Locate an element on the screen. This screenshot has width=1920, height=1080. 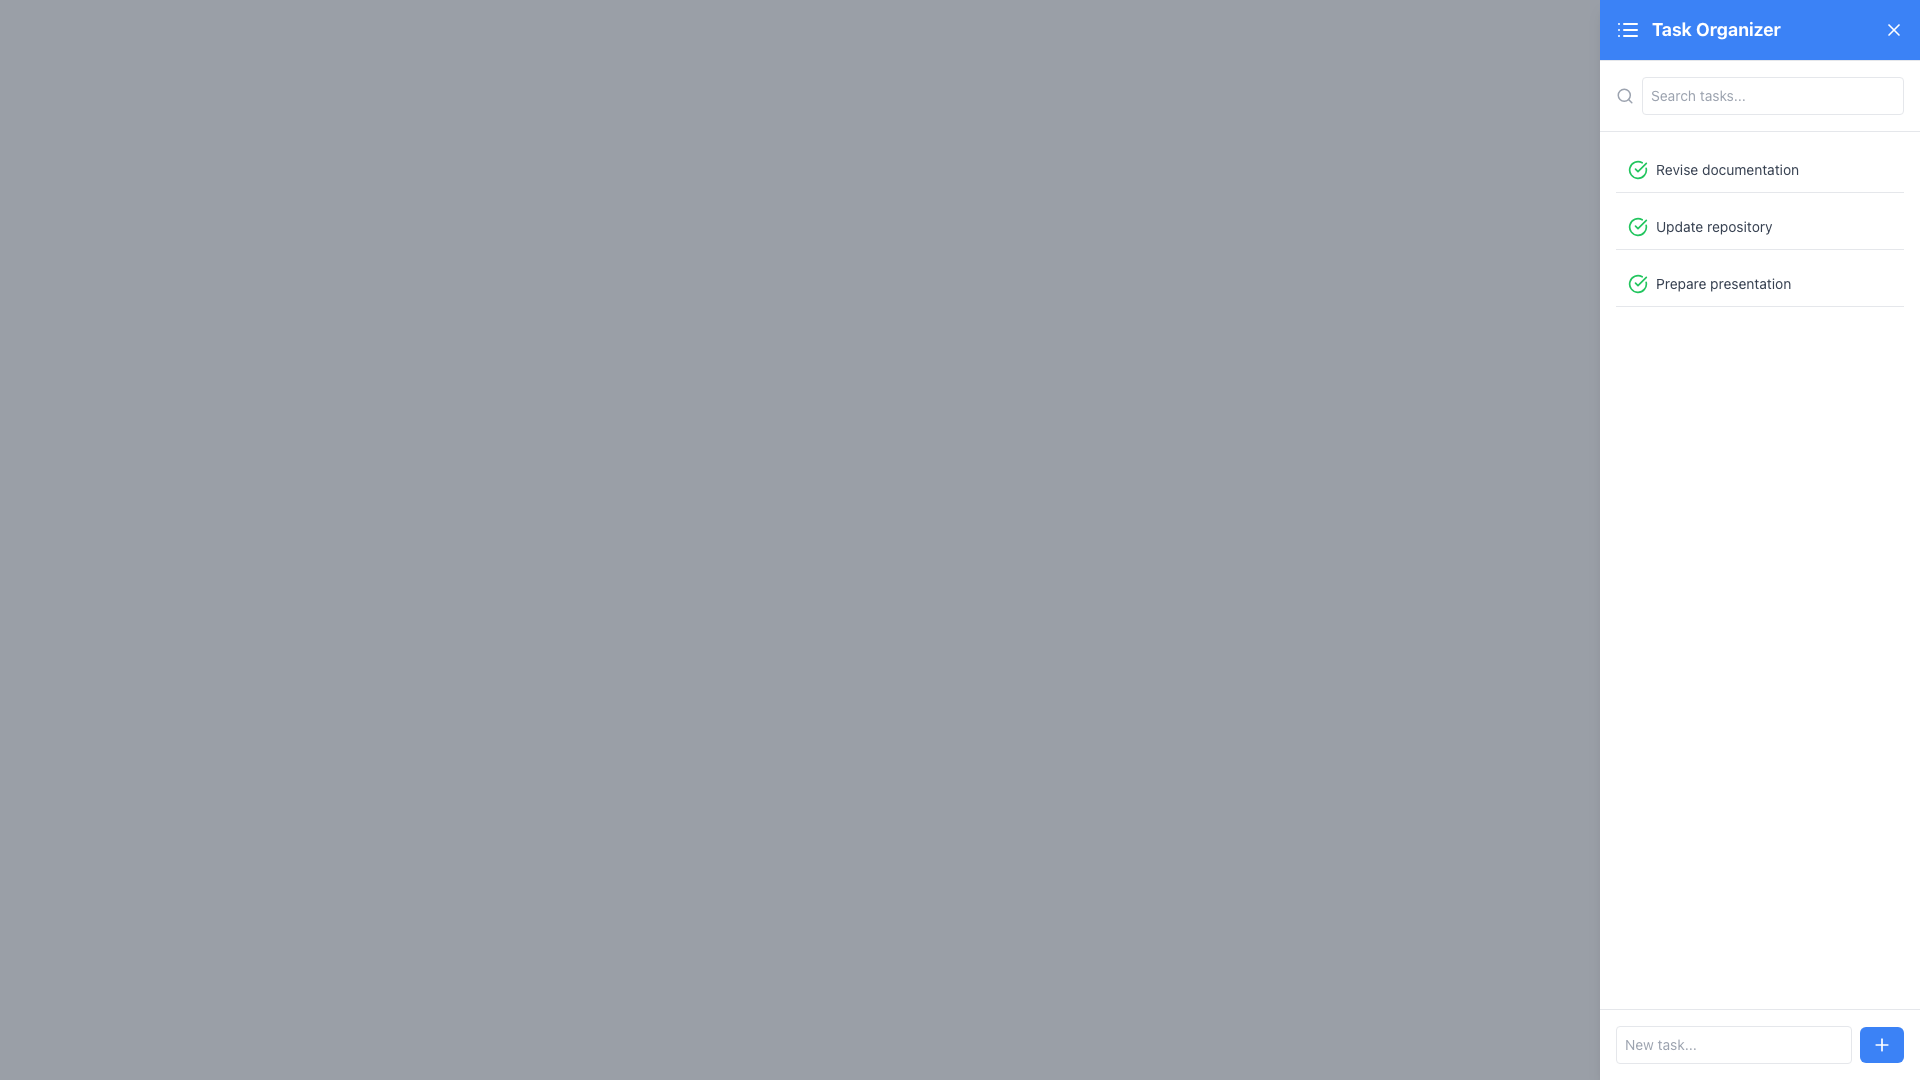
the close button represented by a closed cross ('X') located at the top-right corner of the 'Task Organizer' header bar is located at coordinates (1893, 30).